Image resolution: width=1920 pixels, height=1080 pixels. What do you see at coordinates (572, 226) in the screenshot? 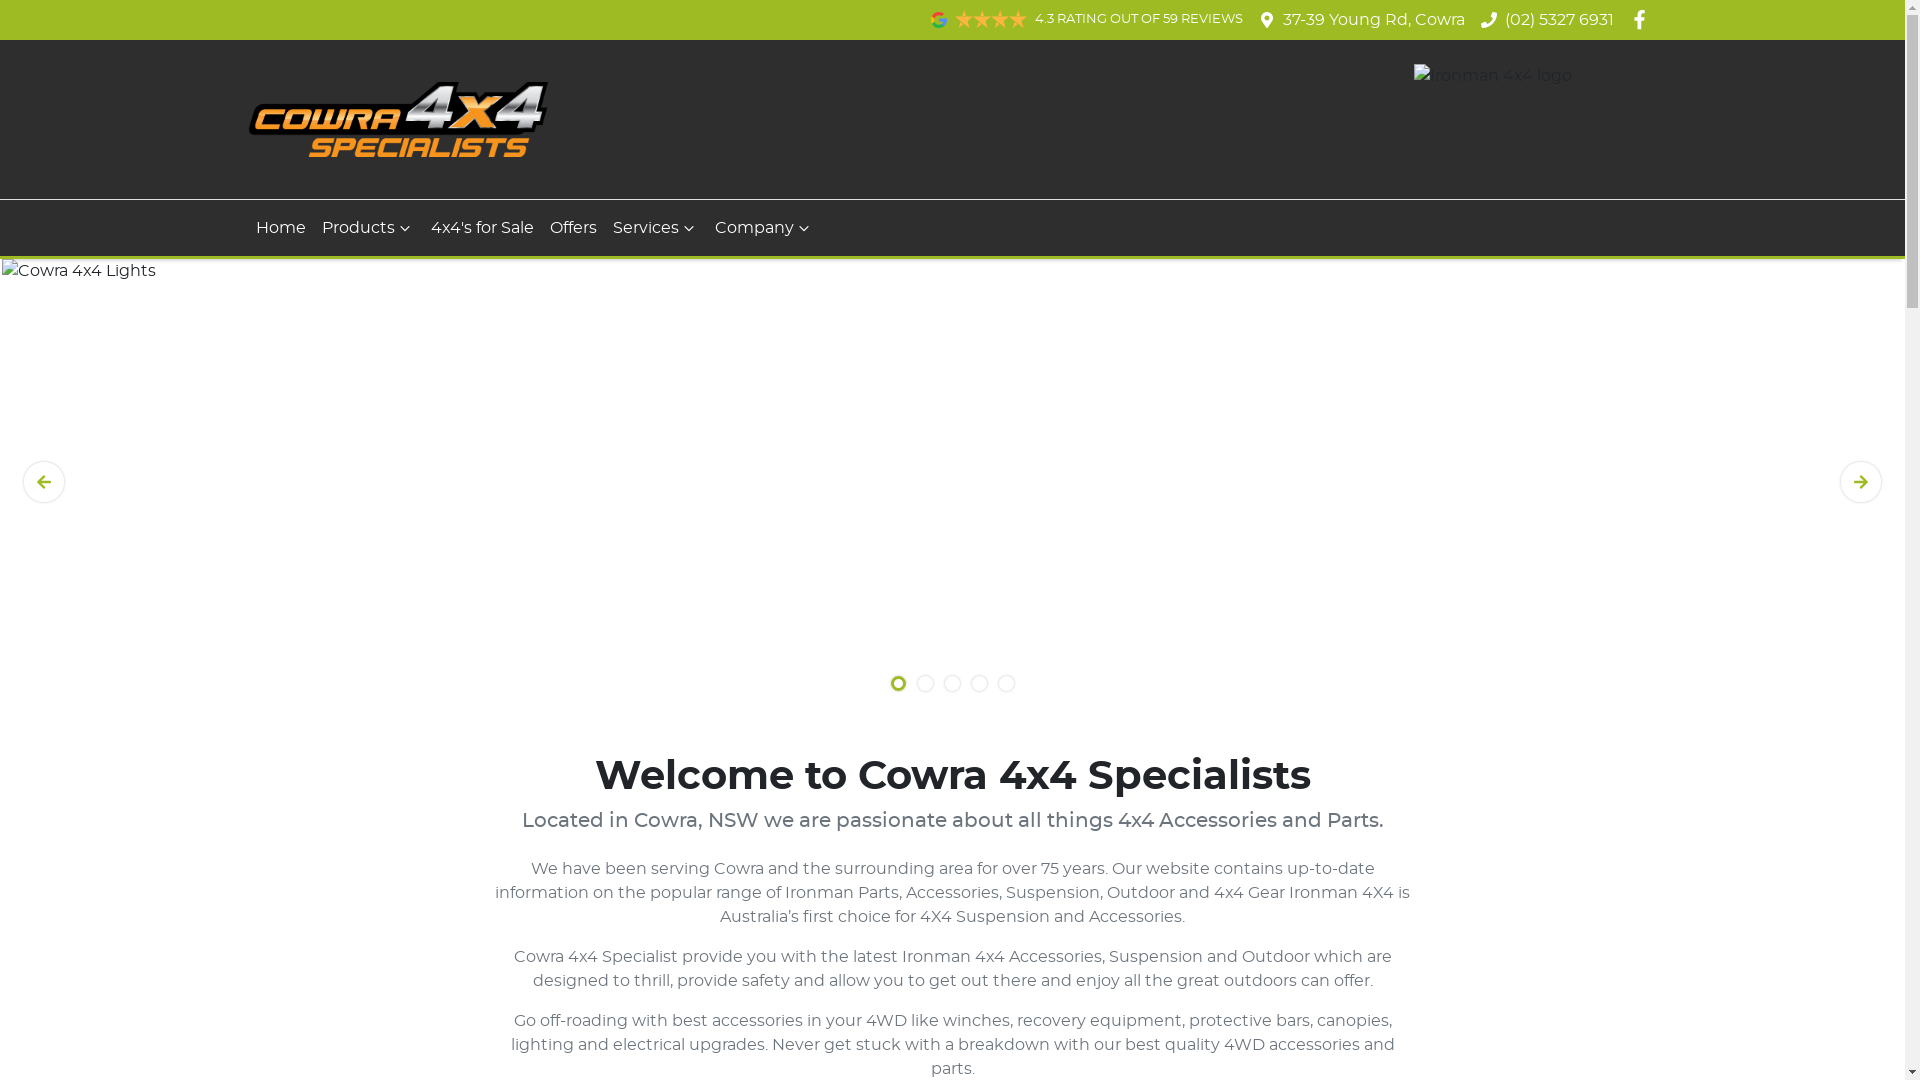
I see `'Offers'` at bounding box center [572, 226].